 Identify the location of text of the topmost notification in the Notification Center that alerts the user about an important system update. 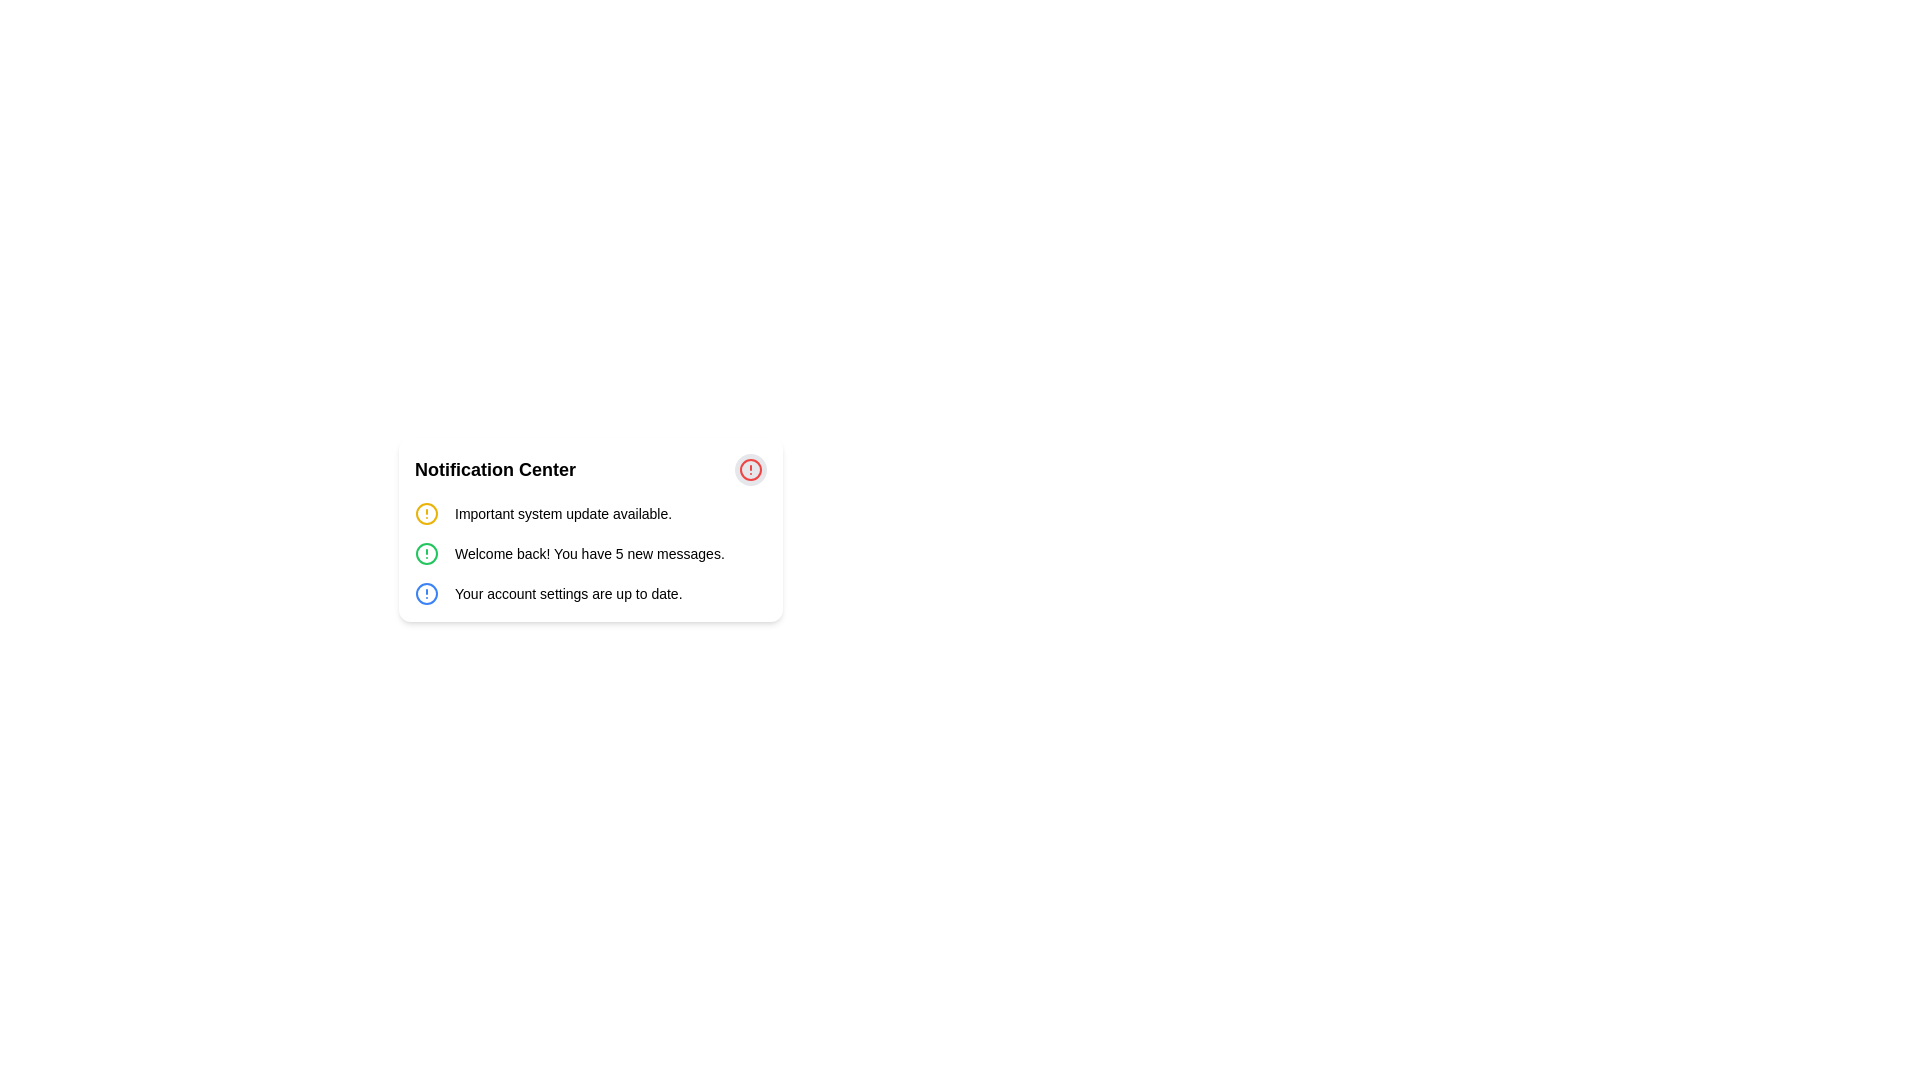
(589, 512).